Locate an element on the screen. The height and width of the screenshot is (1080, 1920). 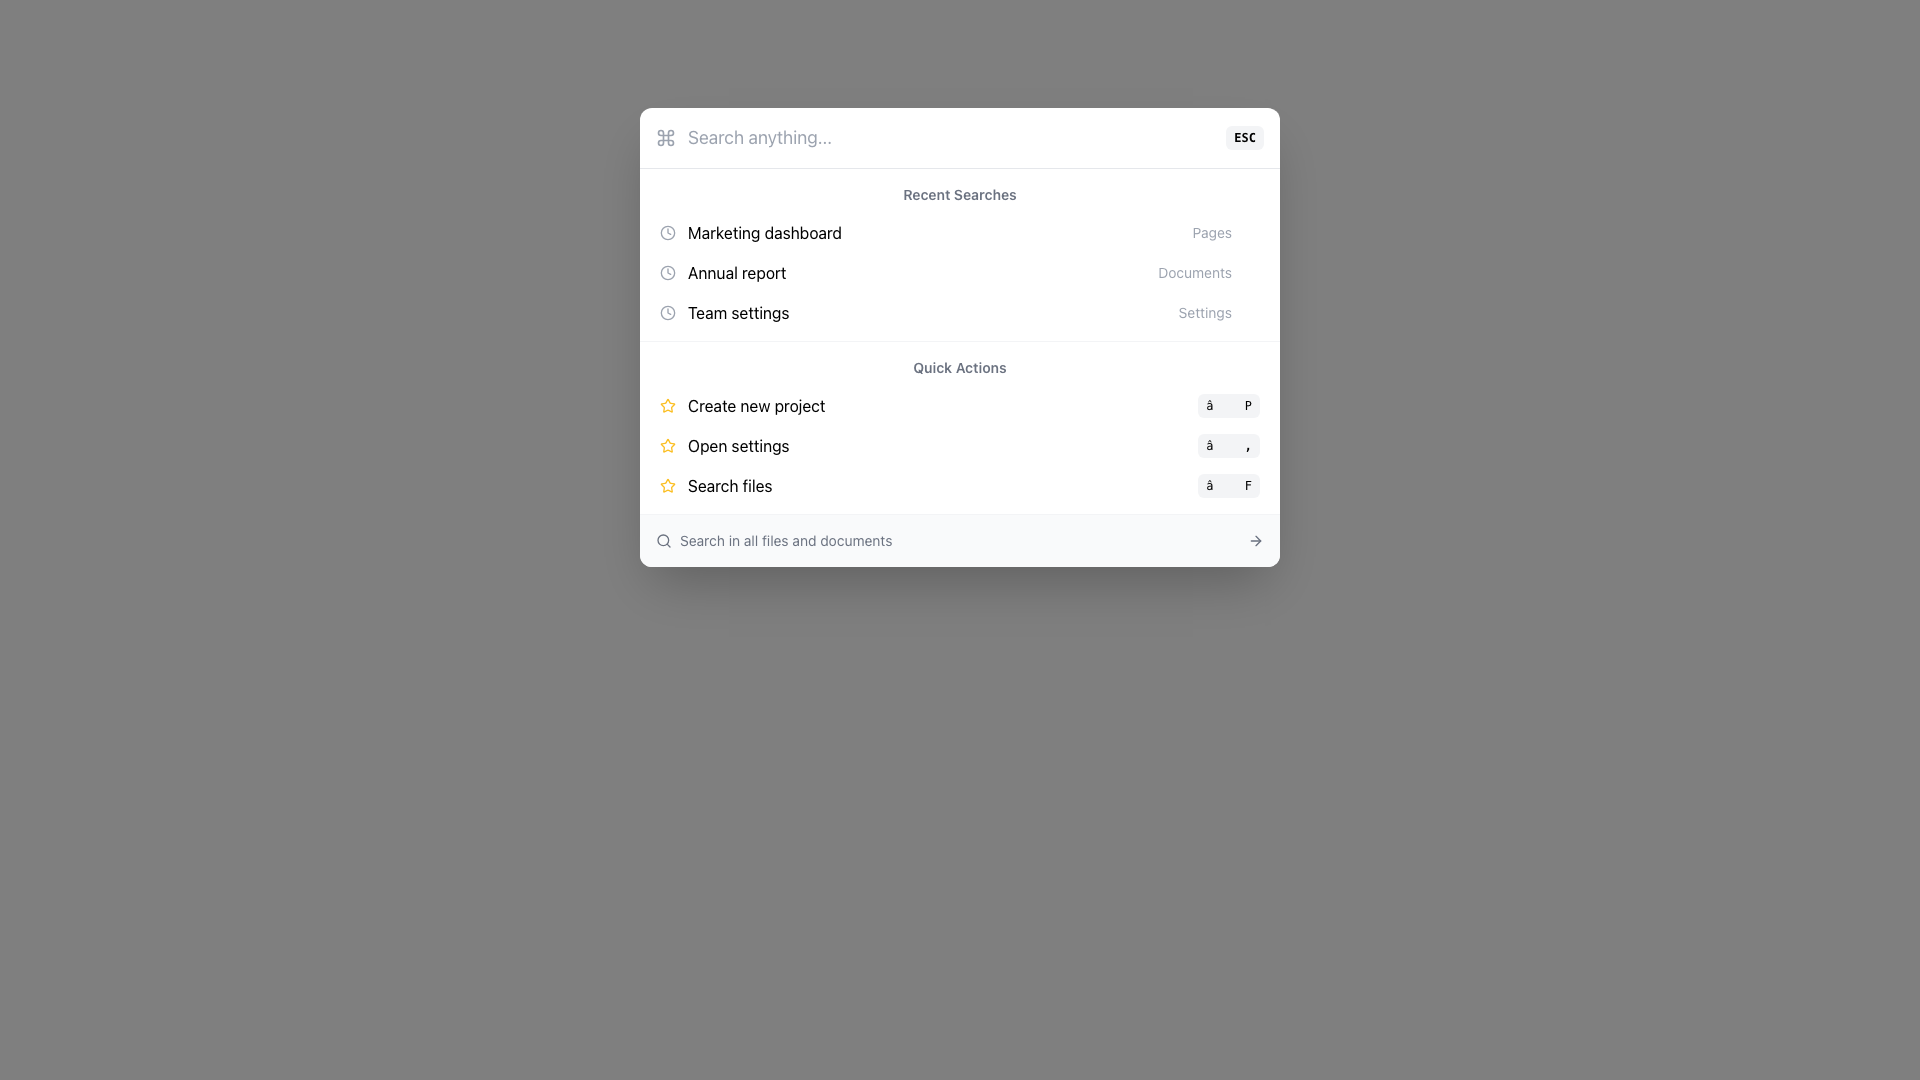
the 'Team settings' button in the Recent Searches section is located at coordinates (960, 312).